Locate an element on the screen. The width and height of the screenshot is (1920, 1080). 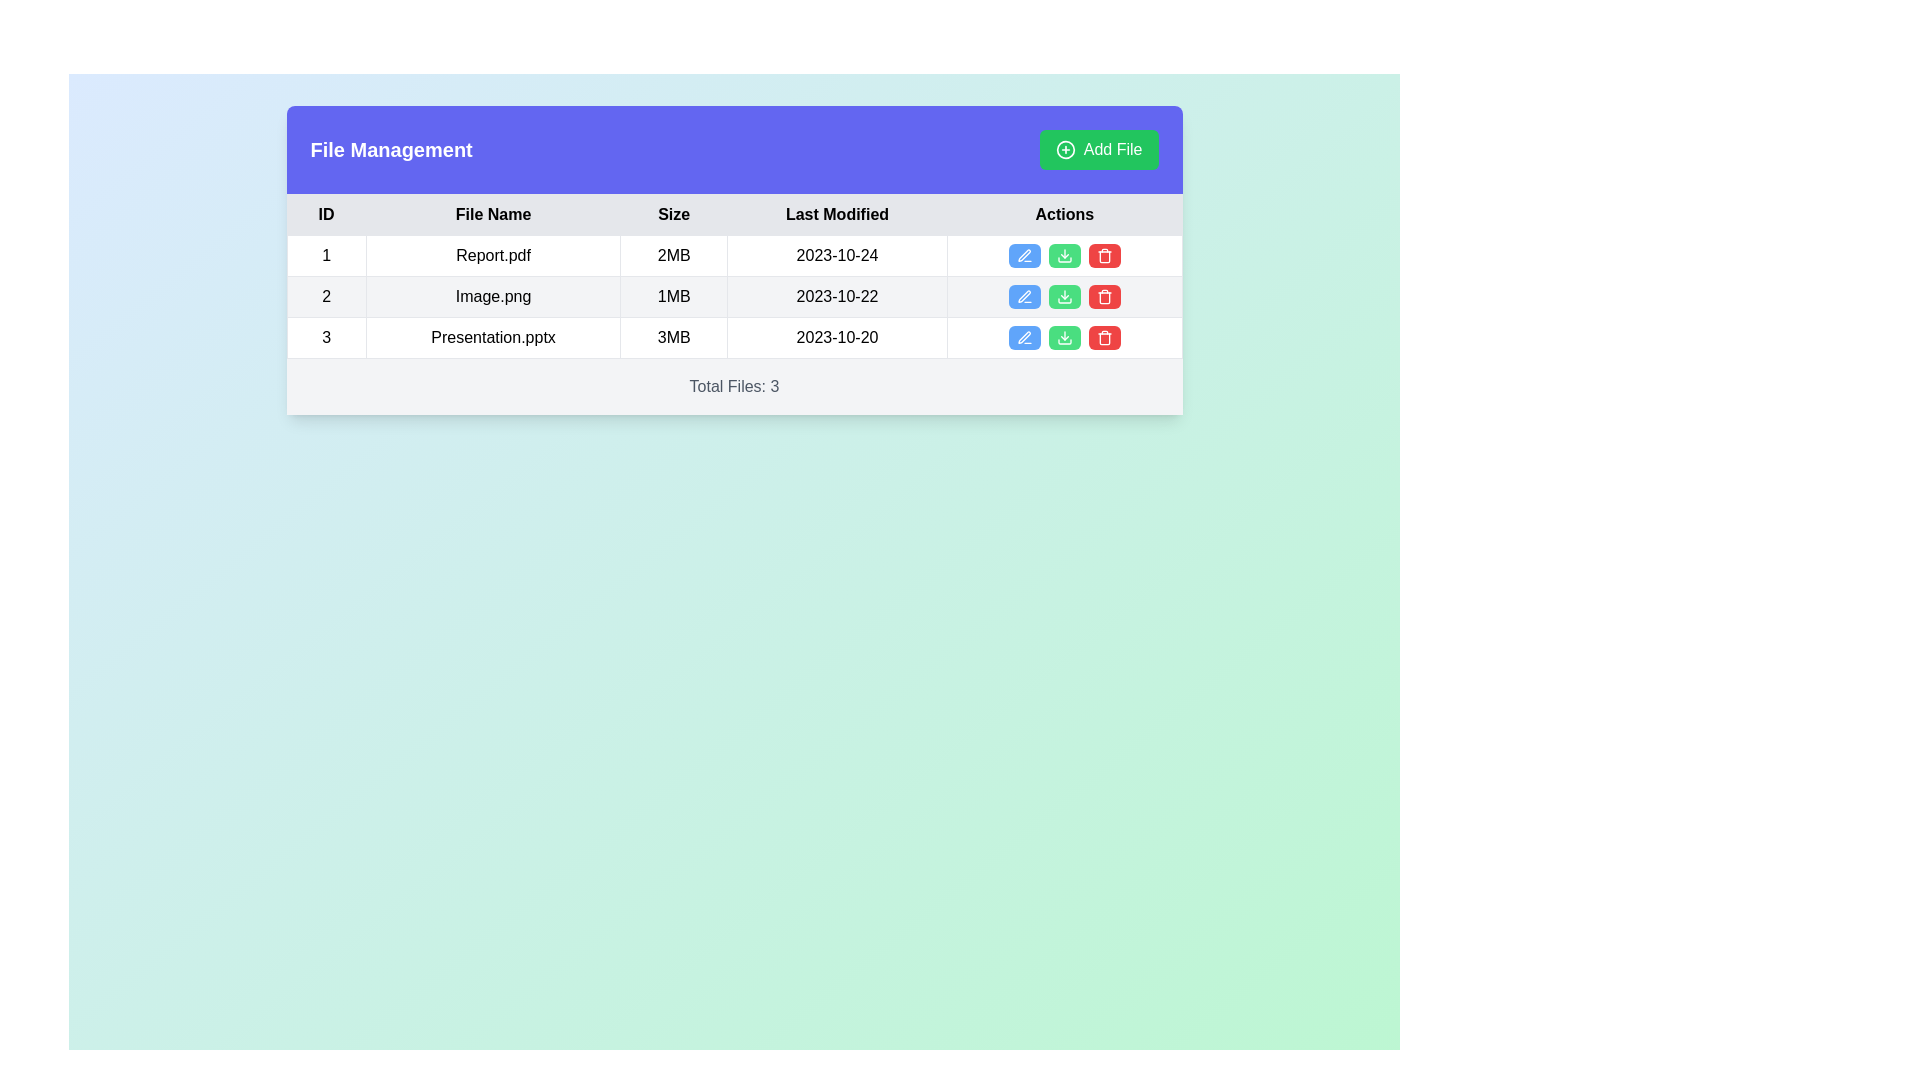
the 'File Management' heading located in the top-left portion of the purple header bar, which indicates the purpose of the section below it is located at coordinates (391, 149).